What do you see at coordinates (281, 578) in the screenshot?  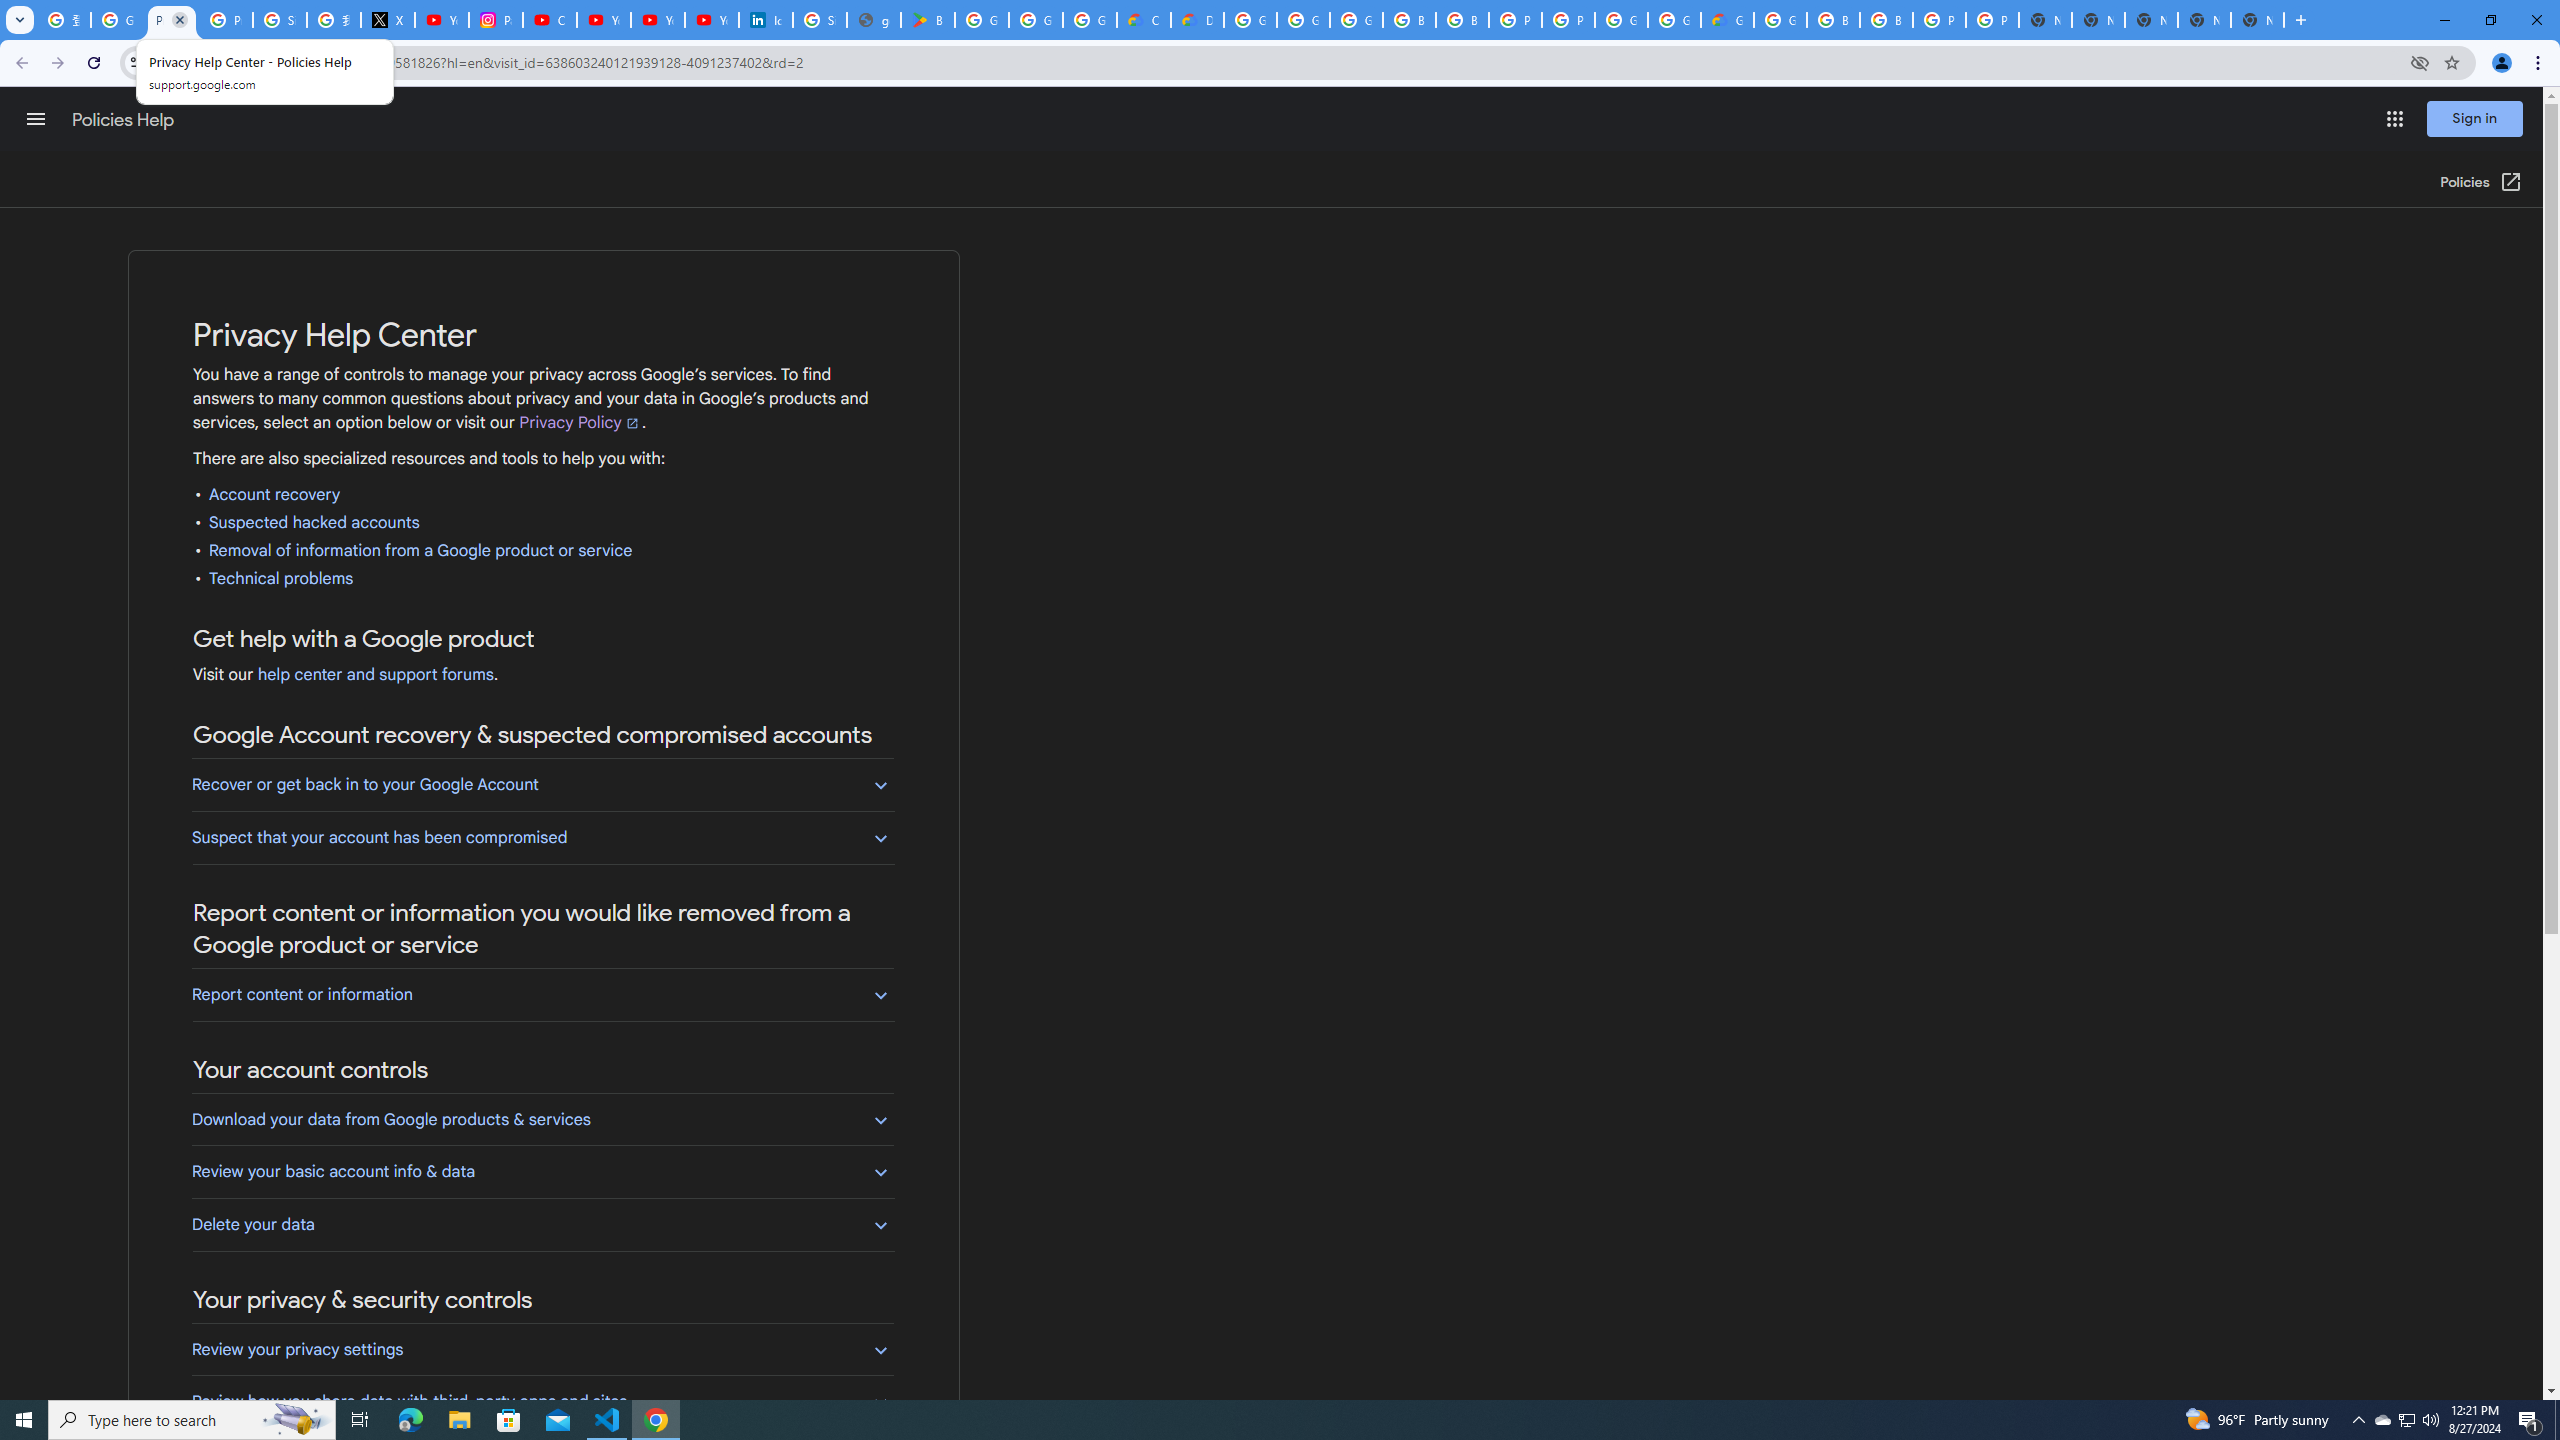 I see `'Technical problems'` at bounding box center [281, 578].